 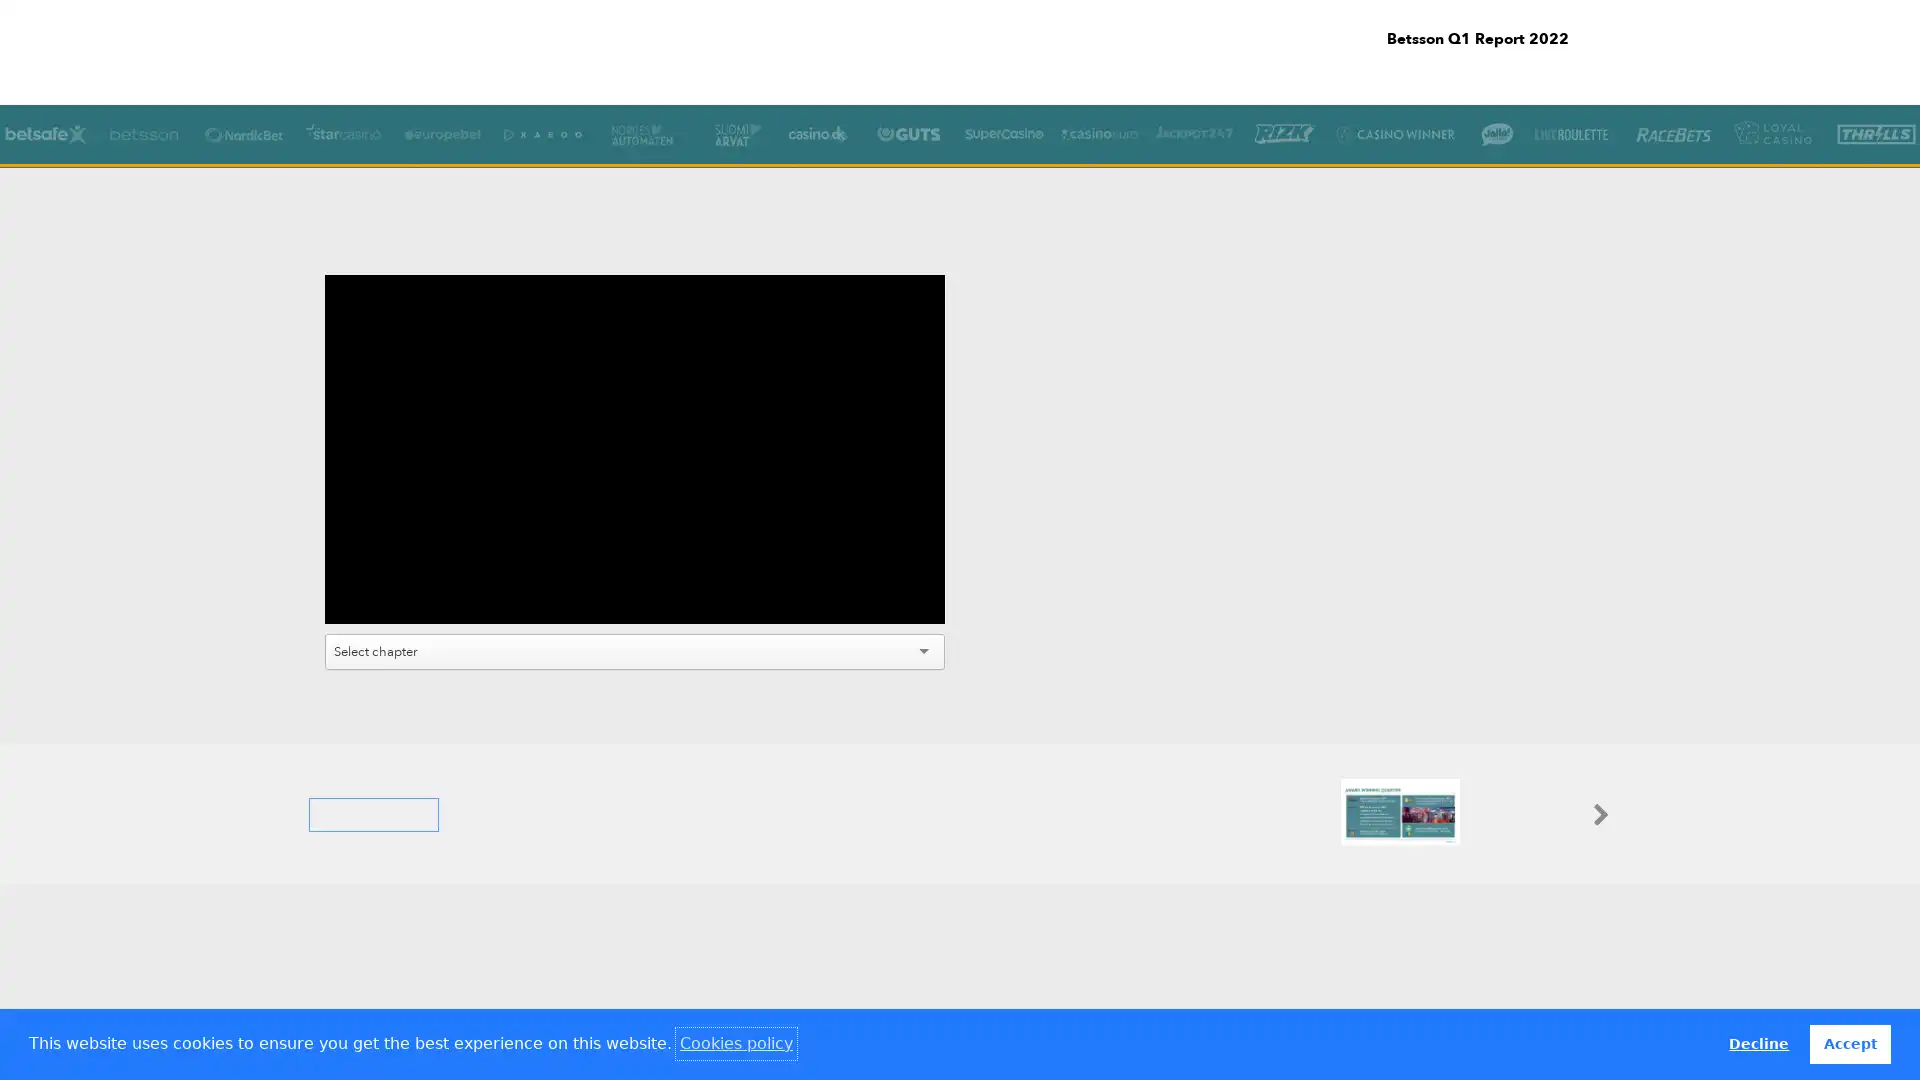 I want to click on learn more about cookies, so click(x=734, y=1043).